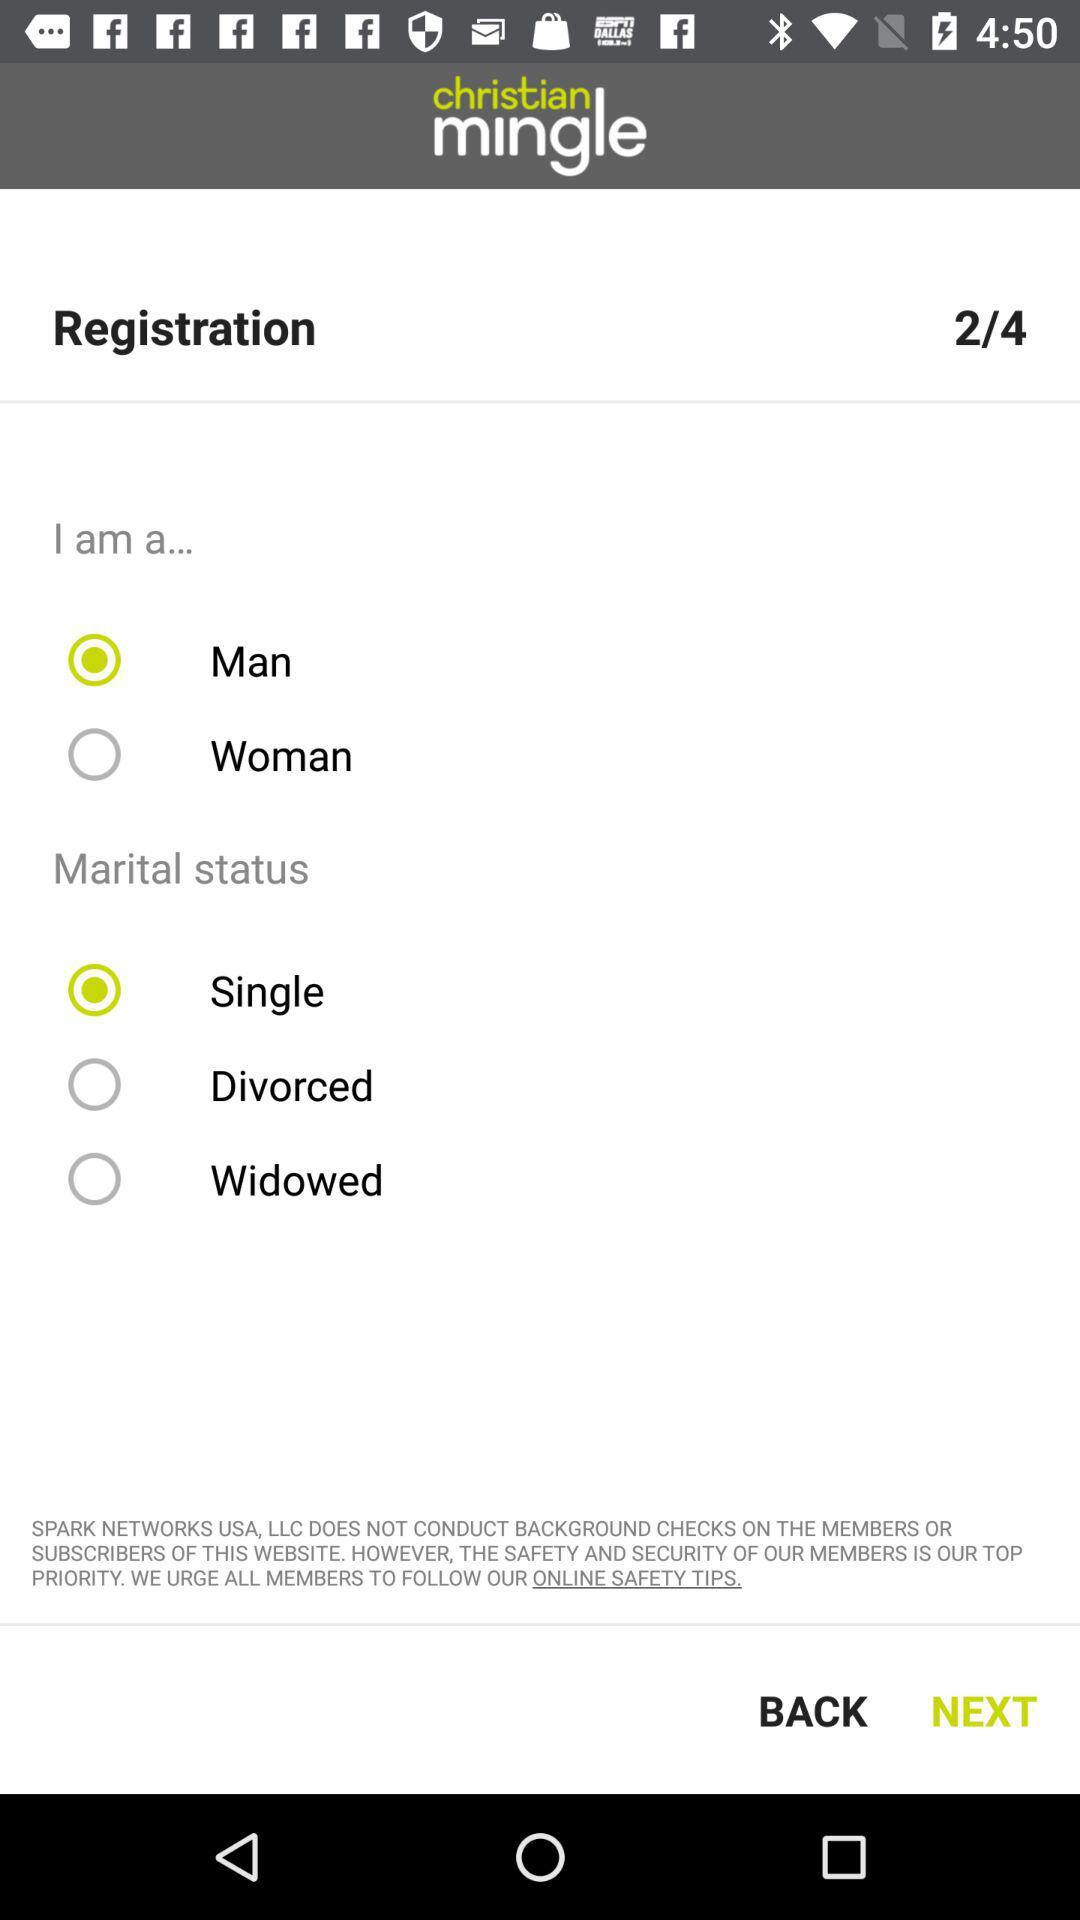 Image resolution: width=1080 pixels, height=1920 pixels. What do you see at coordinates (238, 1179) in the screenshot?
I see `widowed icon` at bounding box center [238, 1179].